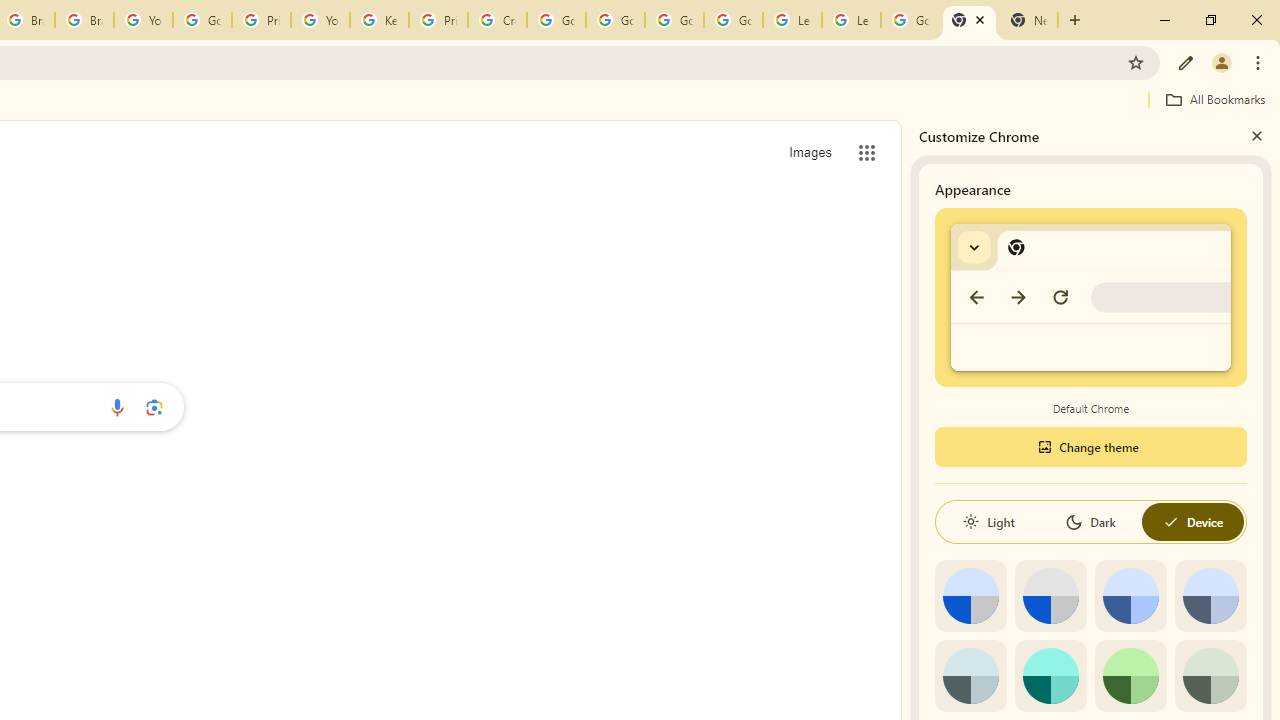 The image size is (1280, 720). Describe the element at coordinates (1049, 595) in the screenshot. I see `'Grey default color'` at that location.